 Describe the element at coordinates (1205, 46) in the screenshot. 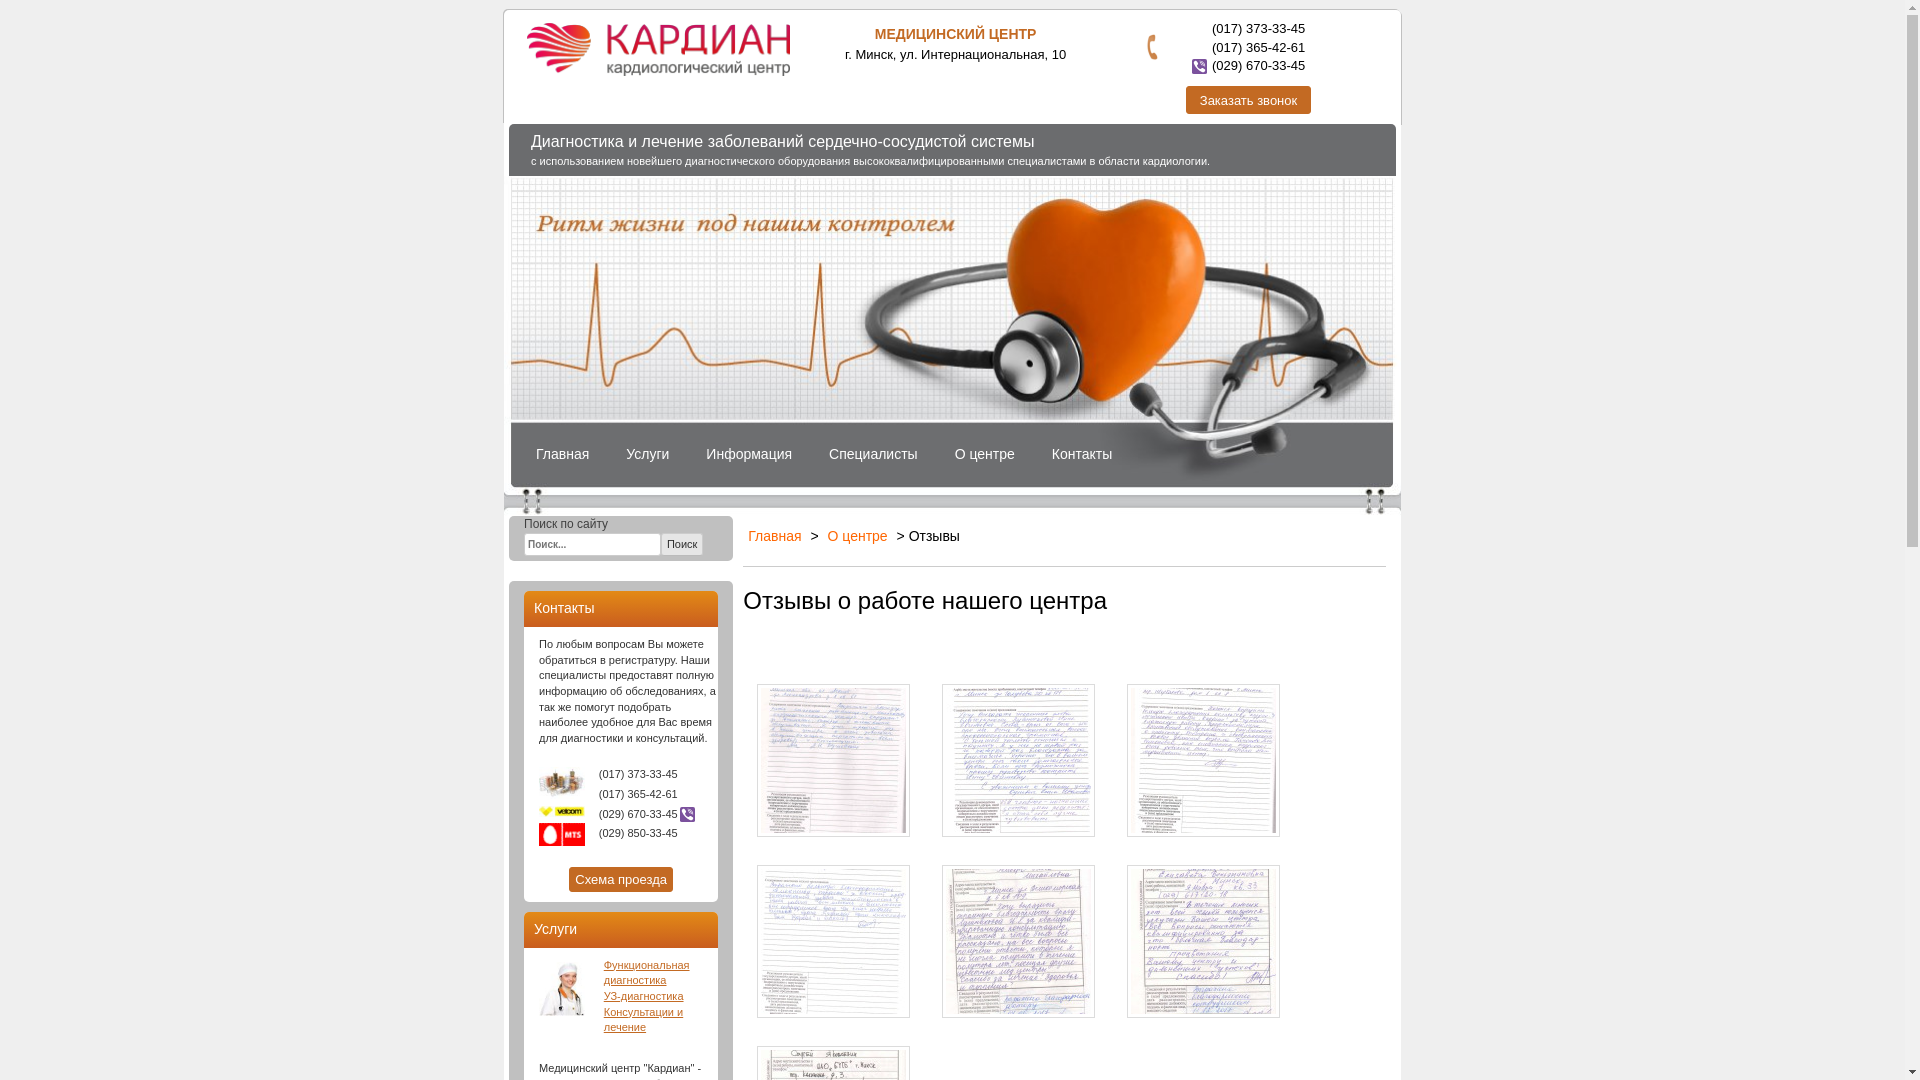

I see `'(017) 365-42-61'` at that location.